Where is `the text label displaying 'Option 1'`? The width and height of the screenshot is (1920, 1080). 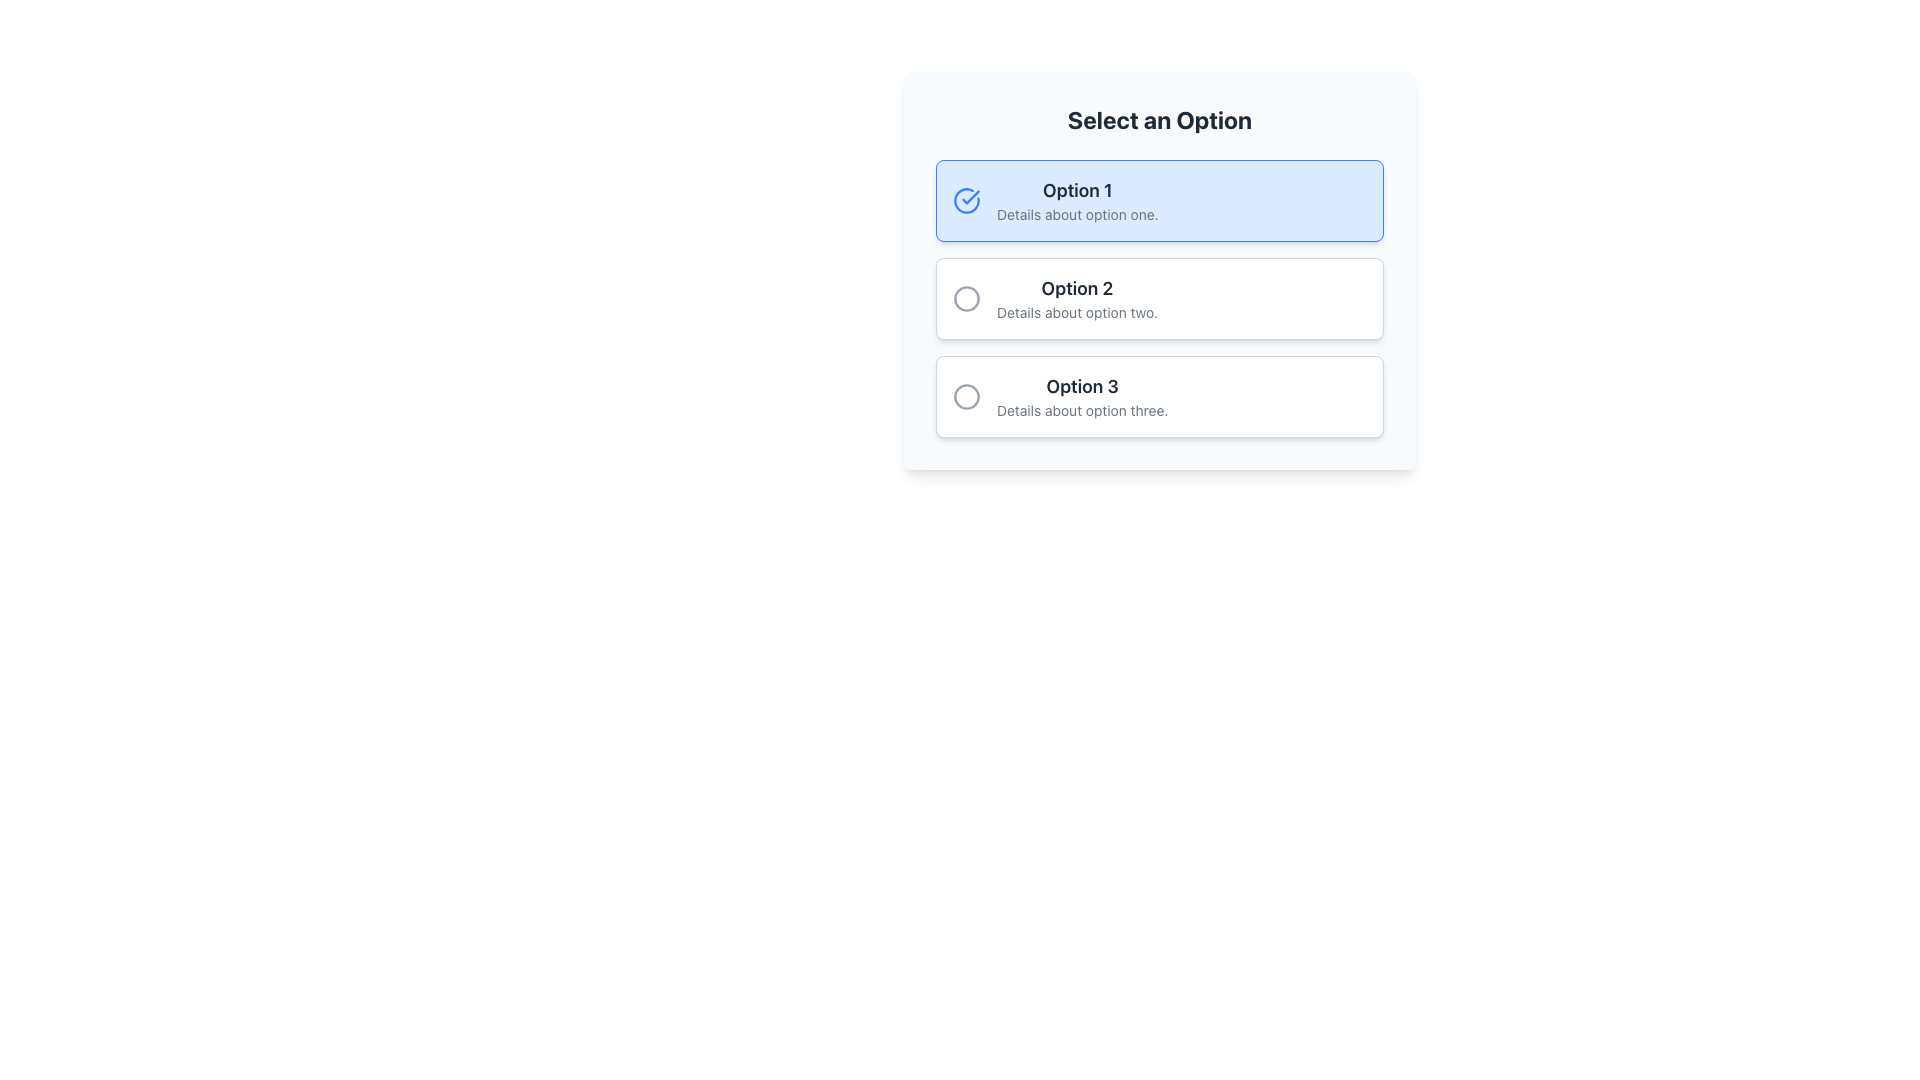
the text label displaying 'Option 1' is located at coordinates (1076, 191).